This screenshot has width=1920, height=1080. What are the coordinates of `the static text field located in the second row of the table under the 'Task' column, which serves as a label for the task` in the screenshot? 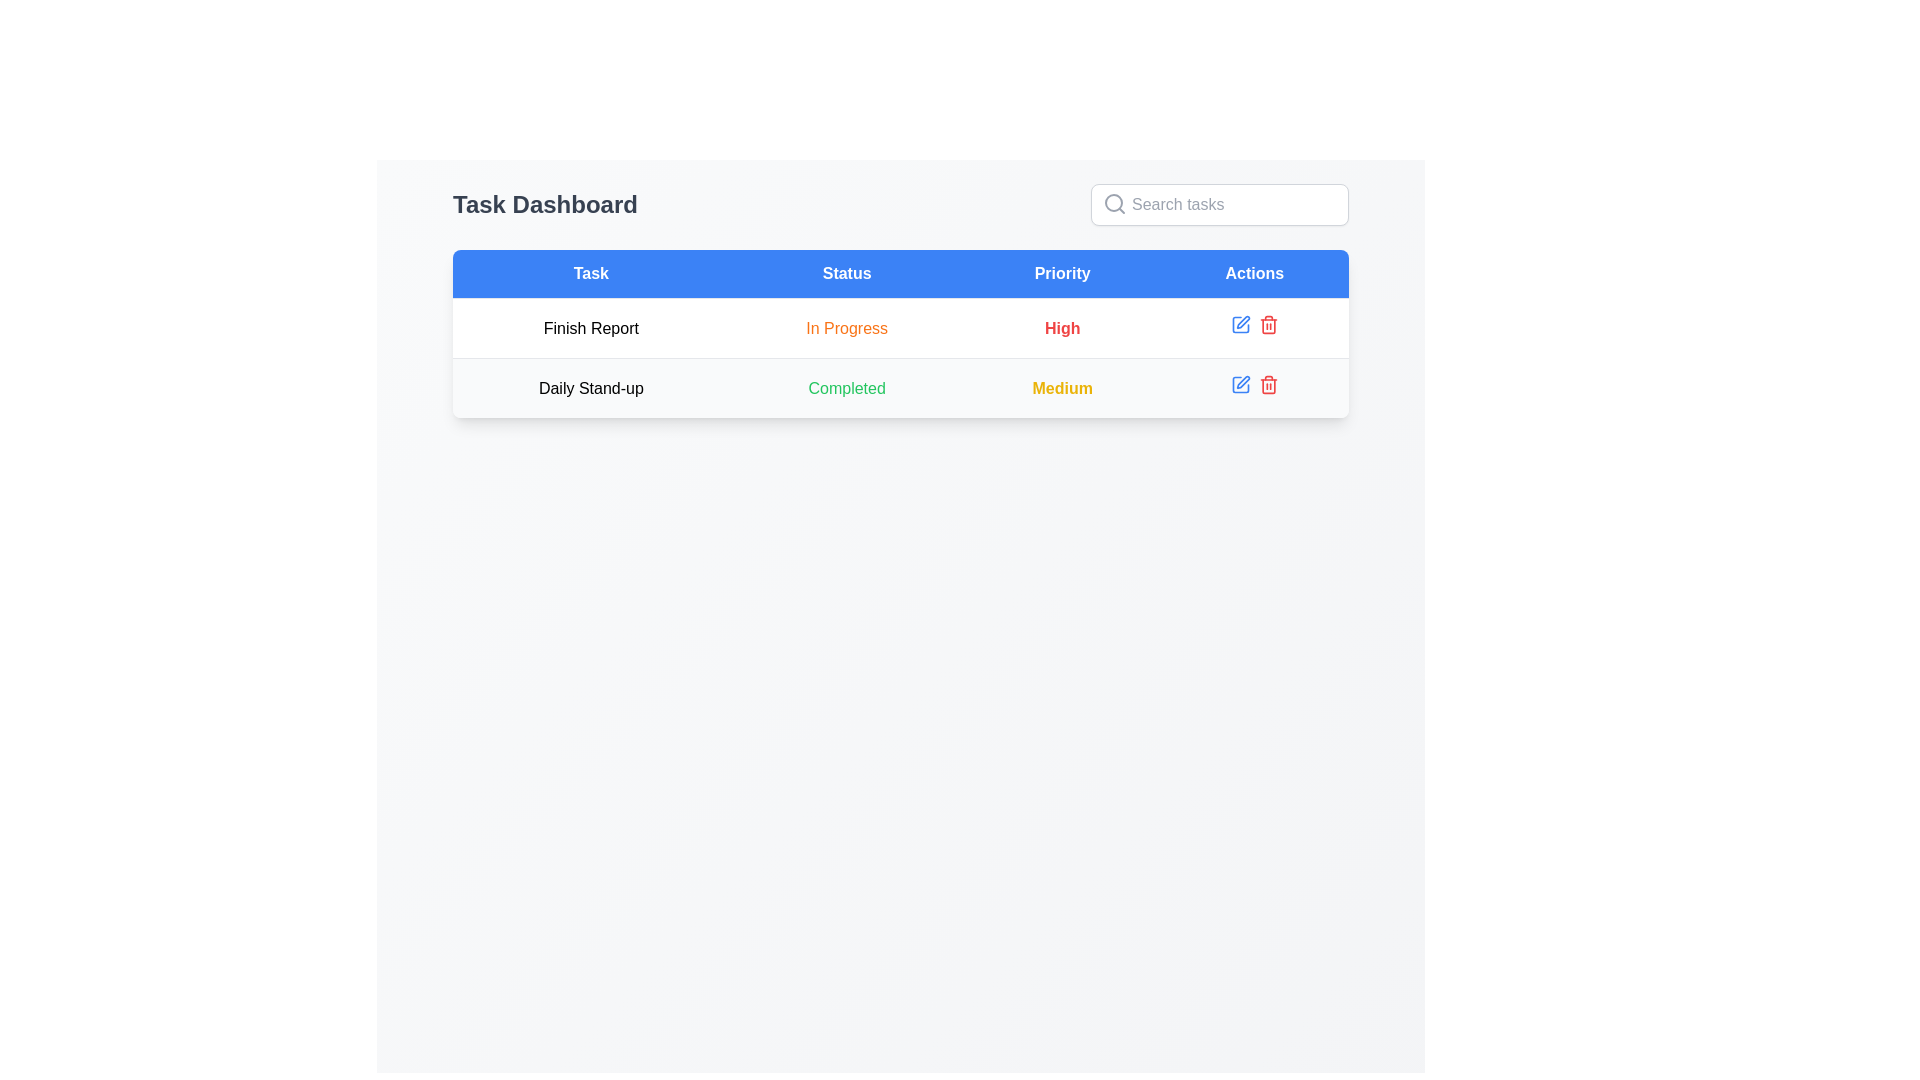 It's located at (590, 388).